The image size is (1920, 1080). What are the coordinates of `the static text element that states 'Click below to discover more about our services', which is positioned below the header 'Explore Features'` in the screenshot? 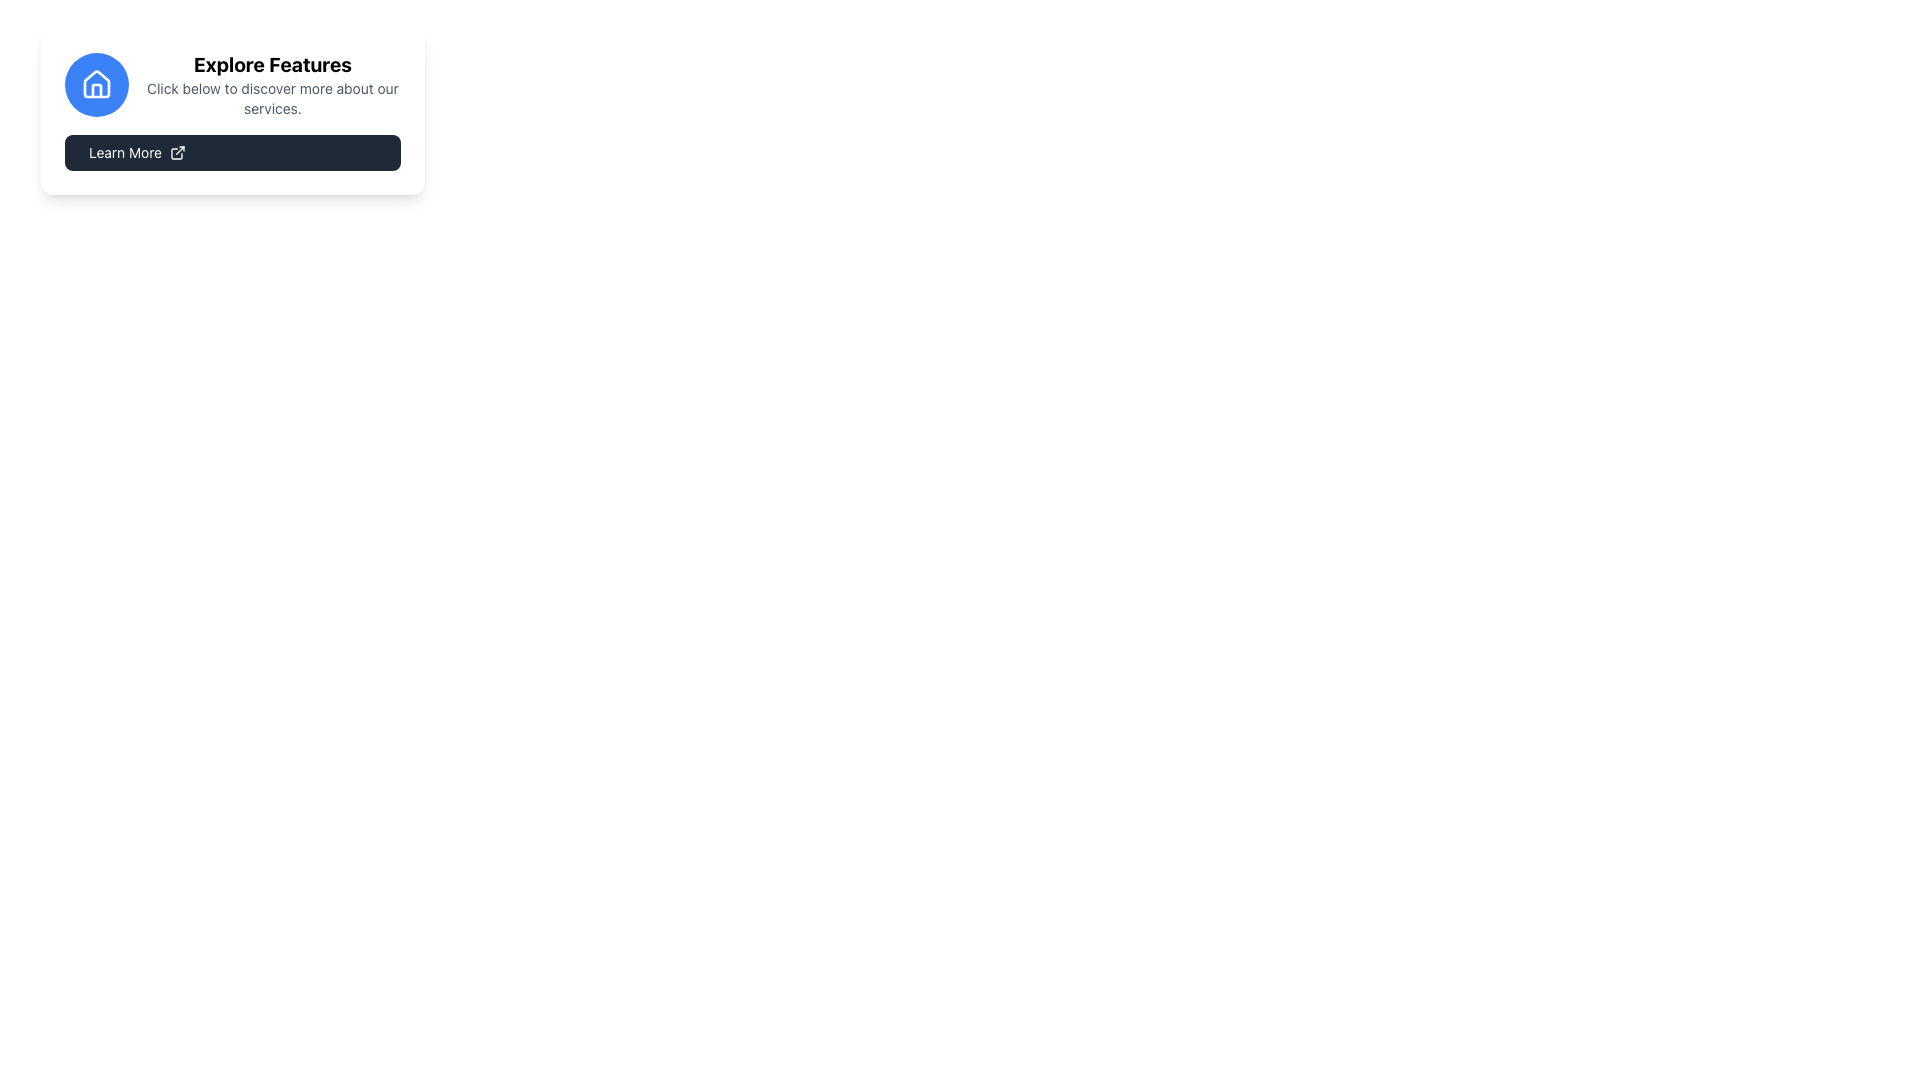 It's located at (272, 99).